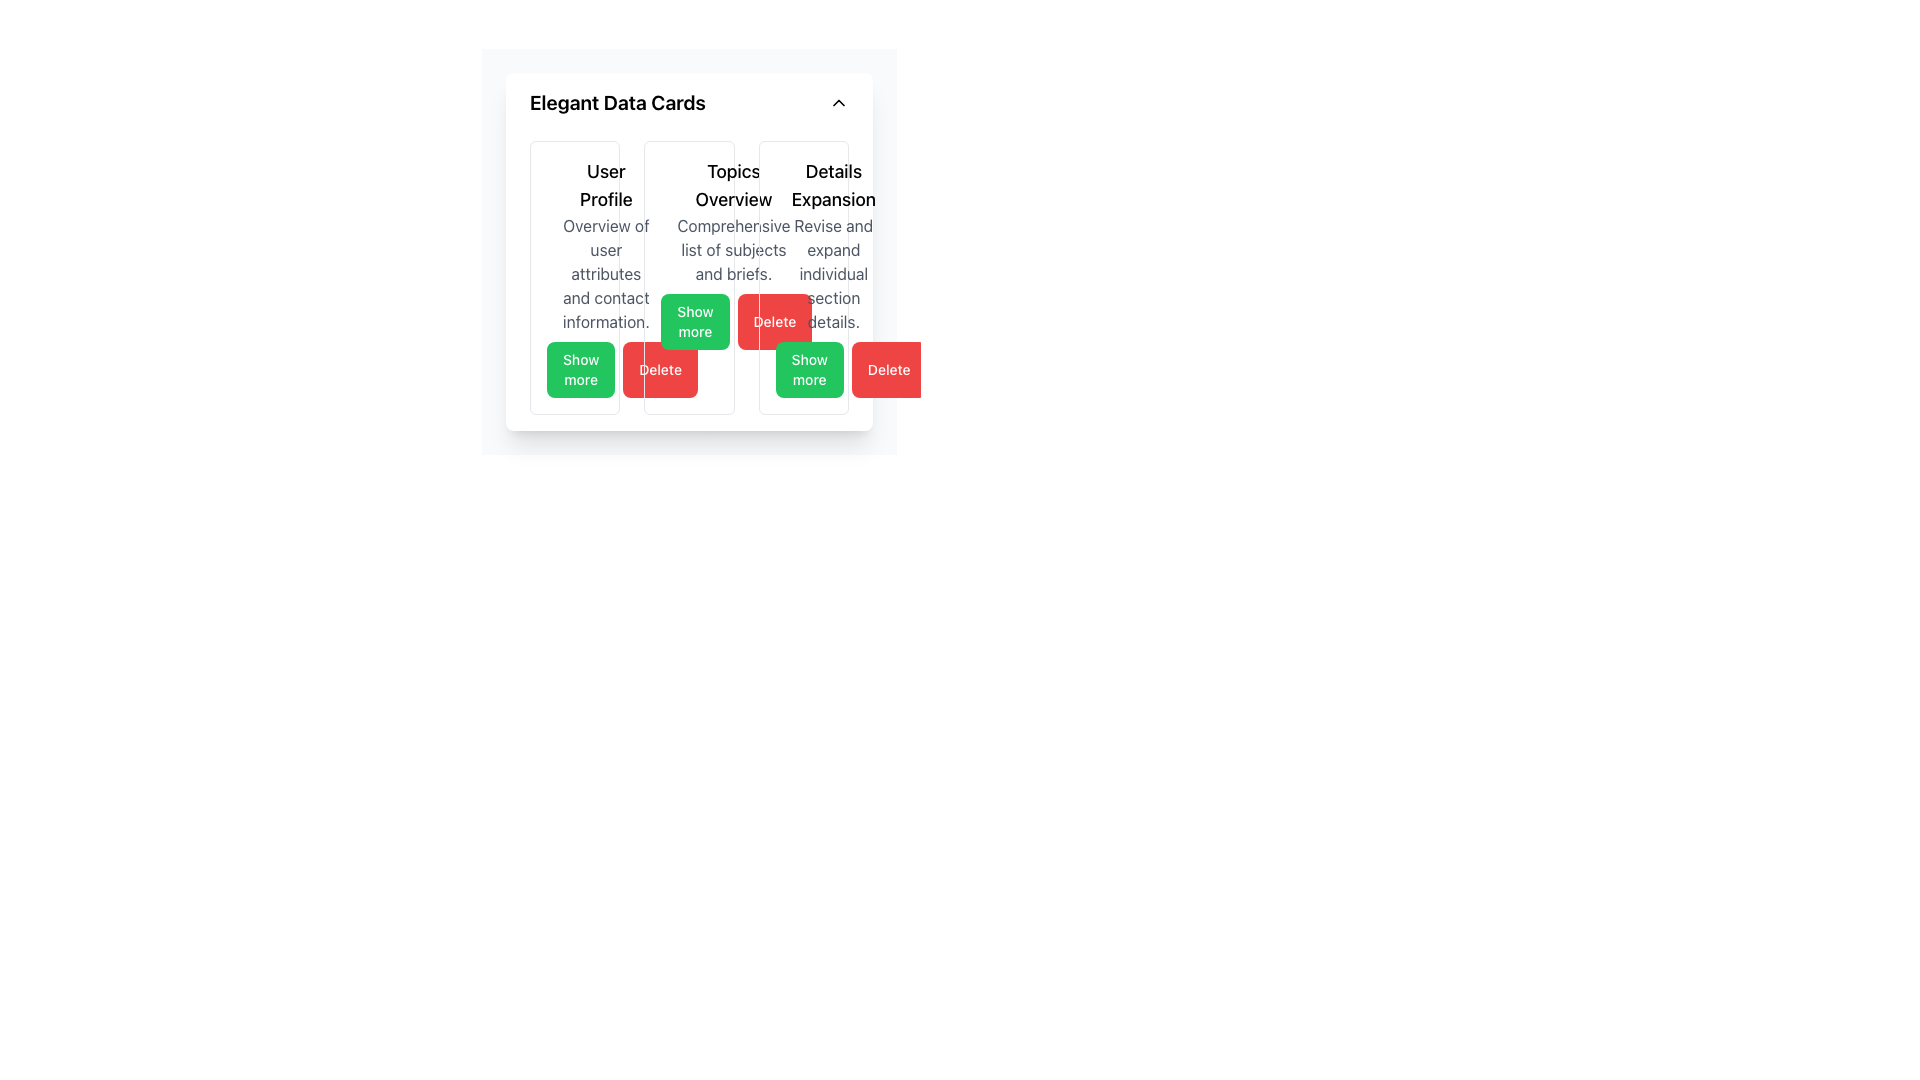  I want to click on the text displaying 'Revise and expand individual section details.' located below the title 'Details Expansion' in the Details Expansion card, so click(833, 273).